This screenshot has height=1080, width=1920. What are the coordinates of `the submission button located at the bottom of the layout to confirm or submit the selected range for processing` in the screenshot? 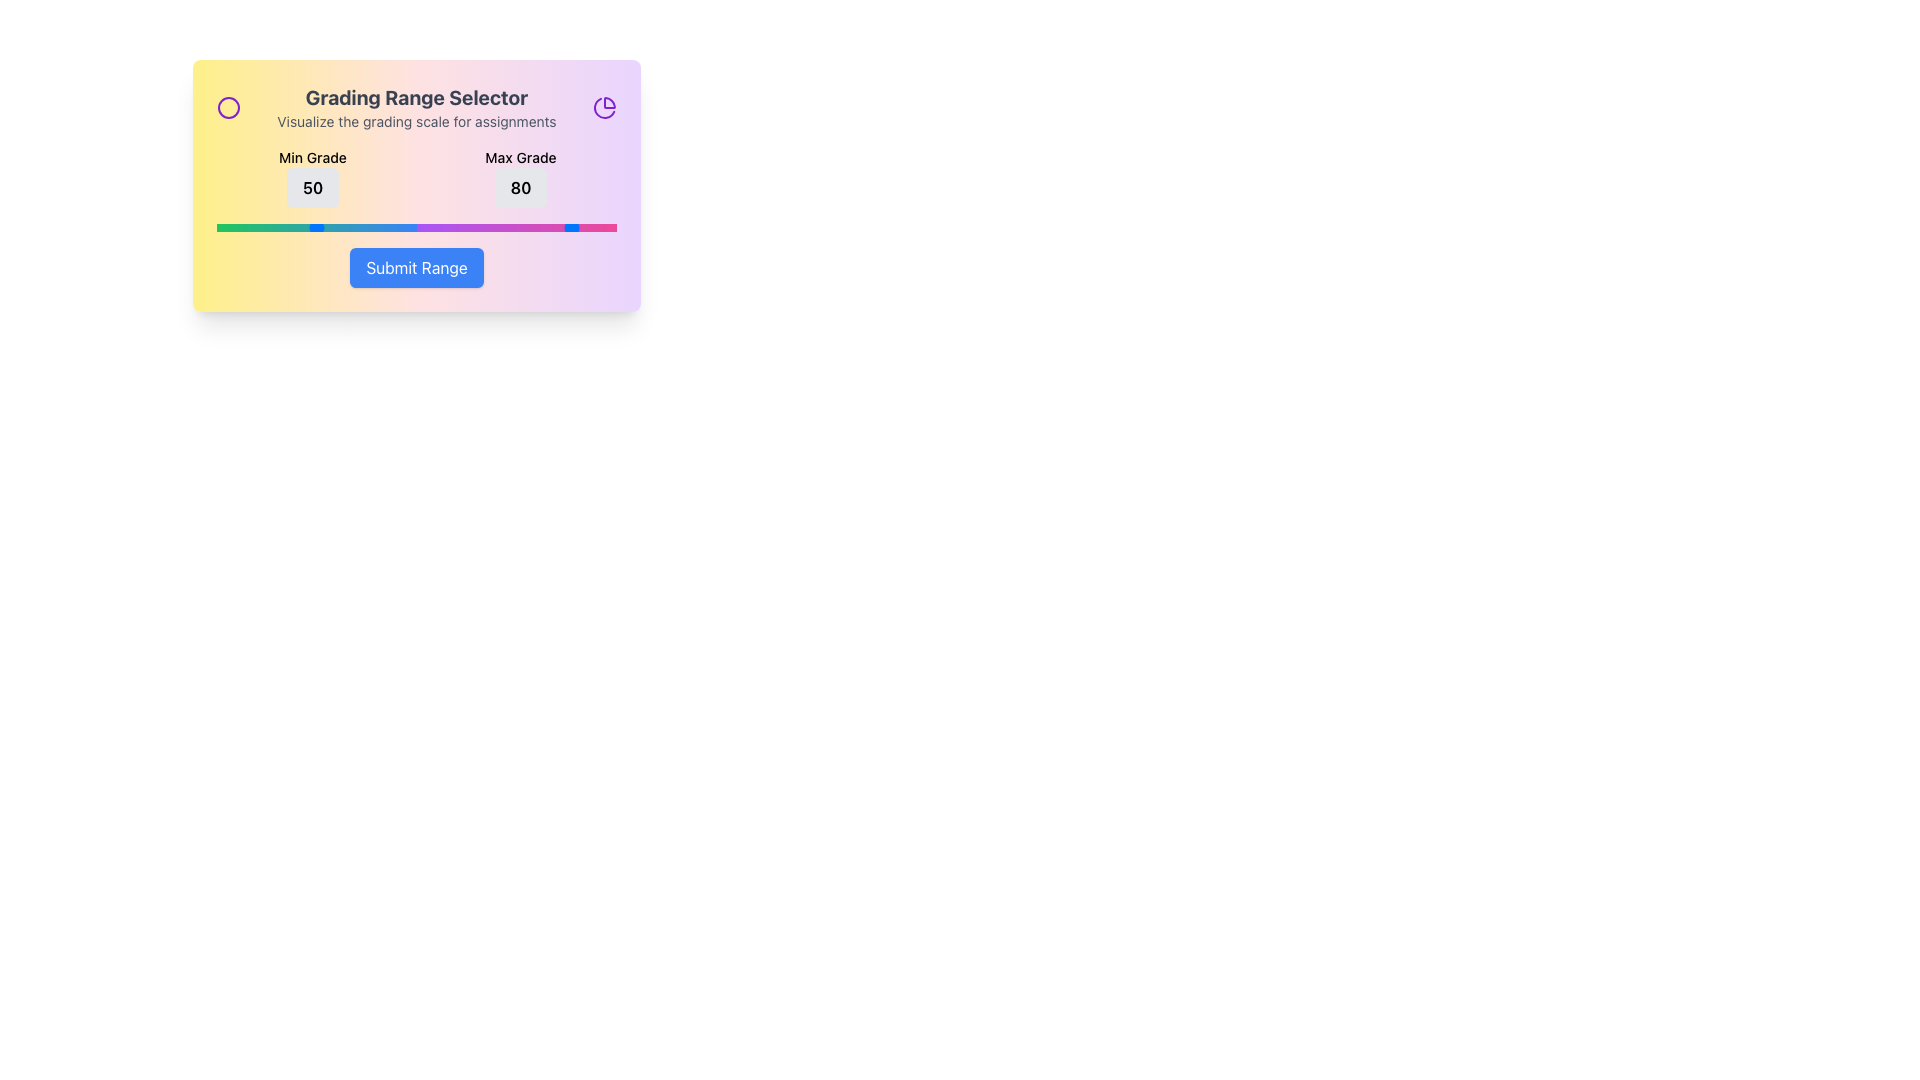 It's located at (416, 266).